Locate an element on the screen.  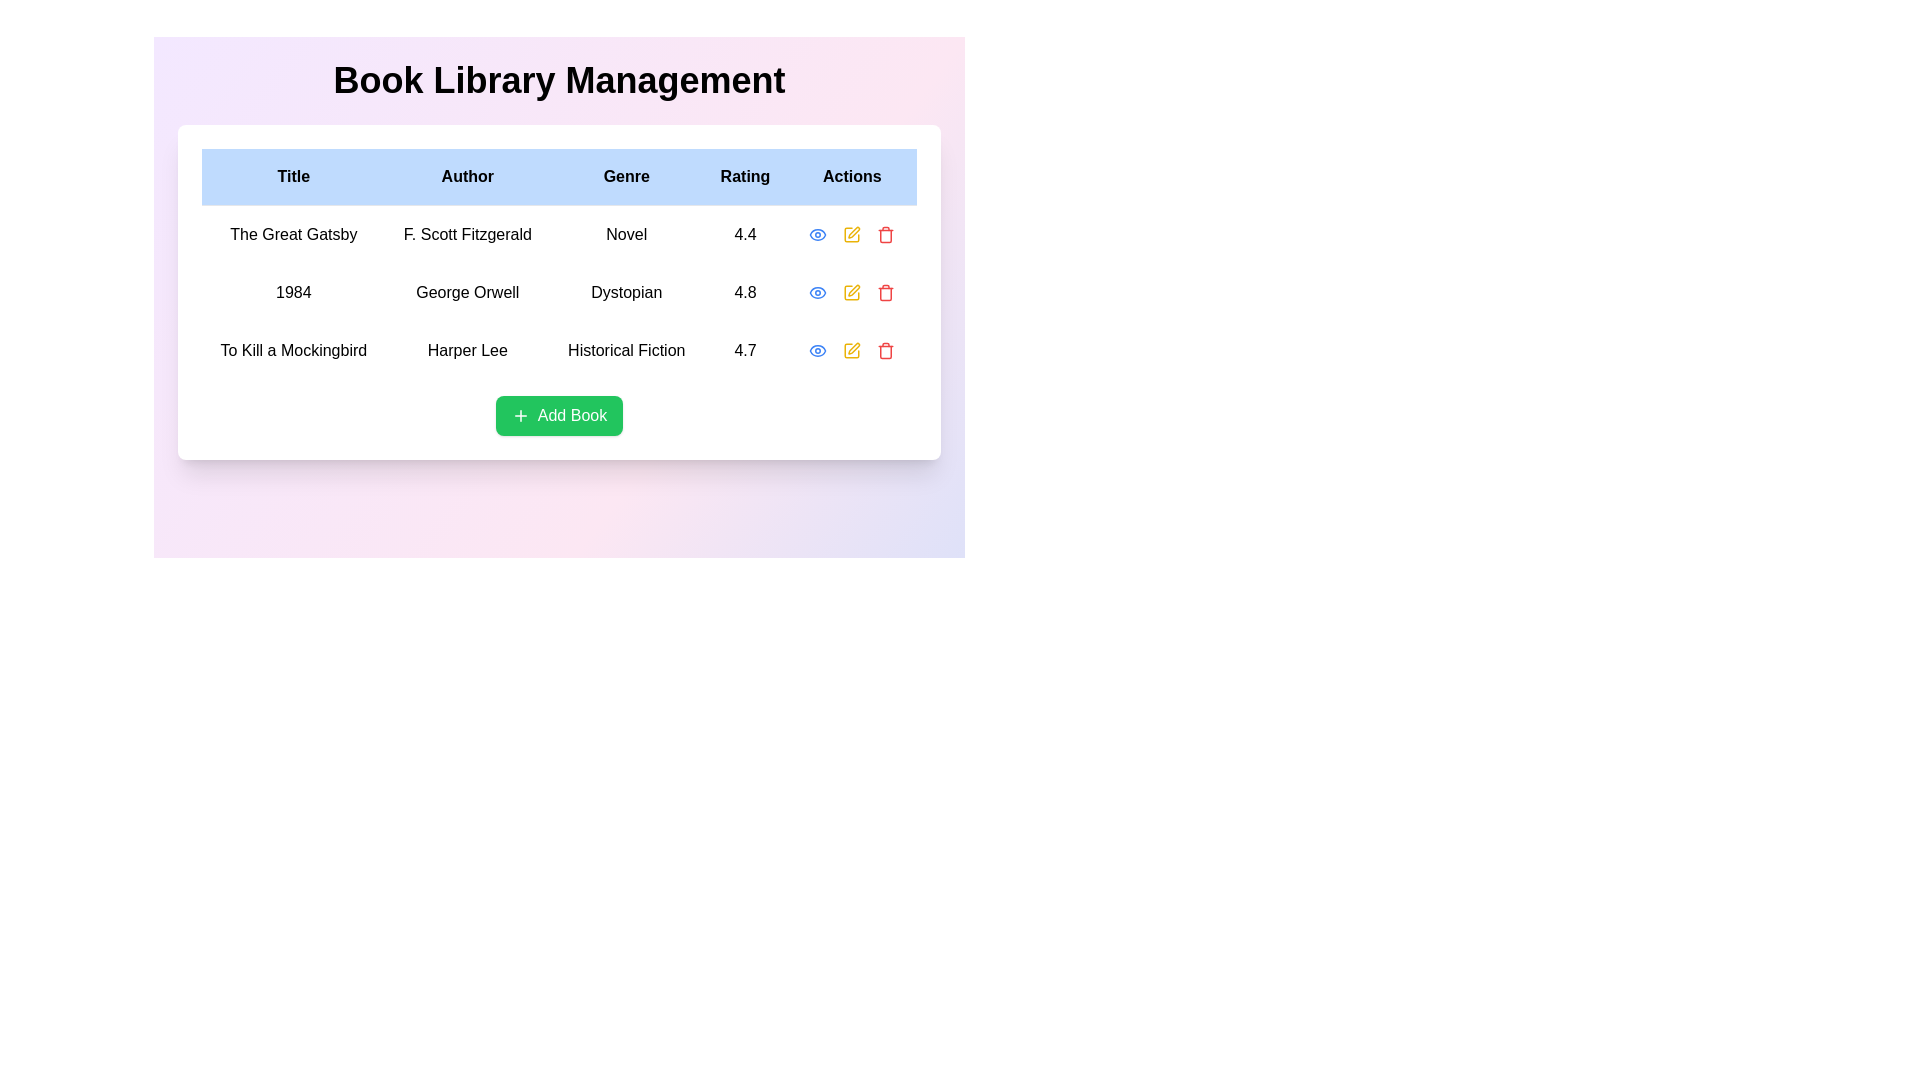
the edit icon button (pencil icon) in the Actions column of the third row corresponding to the book 'To Kill a Mockingbird' is located at coordinates (854, 347).